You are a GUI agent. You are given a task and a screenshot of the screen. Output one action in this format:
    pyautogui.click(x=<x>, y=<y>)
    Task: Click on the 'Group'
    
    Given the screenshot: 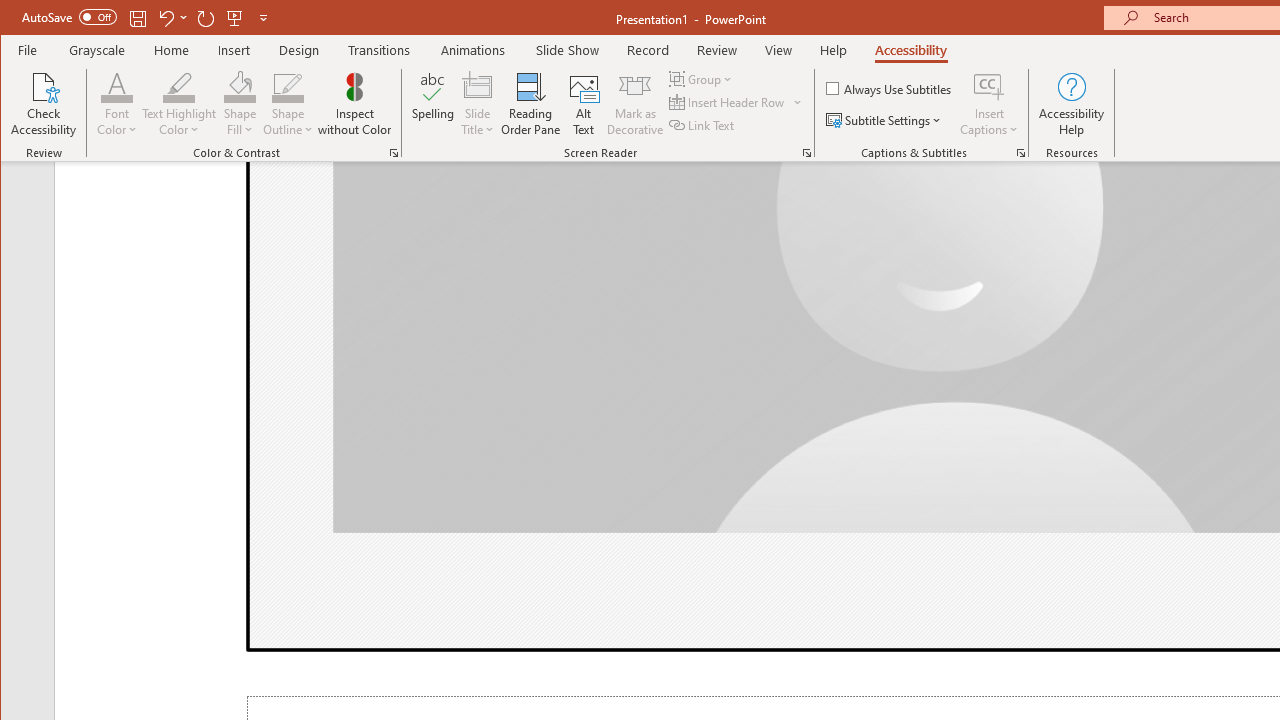 What is the action you would take?
    pyautogui.click(x=702, y=78)
    